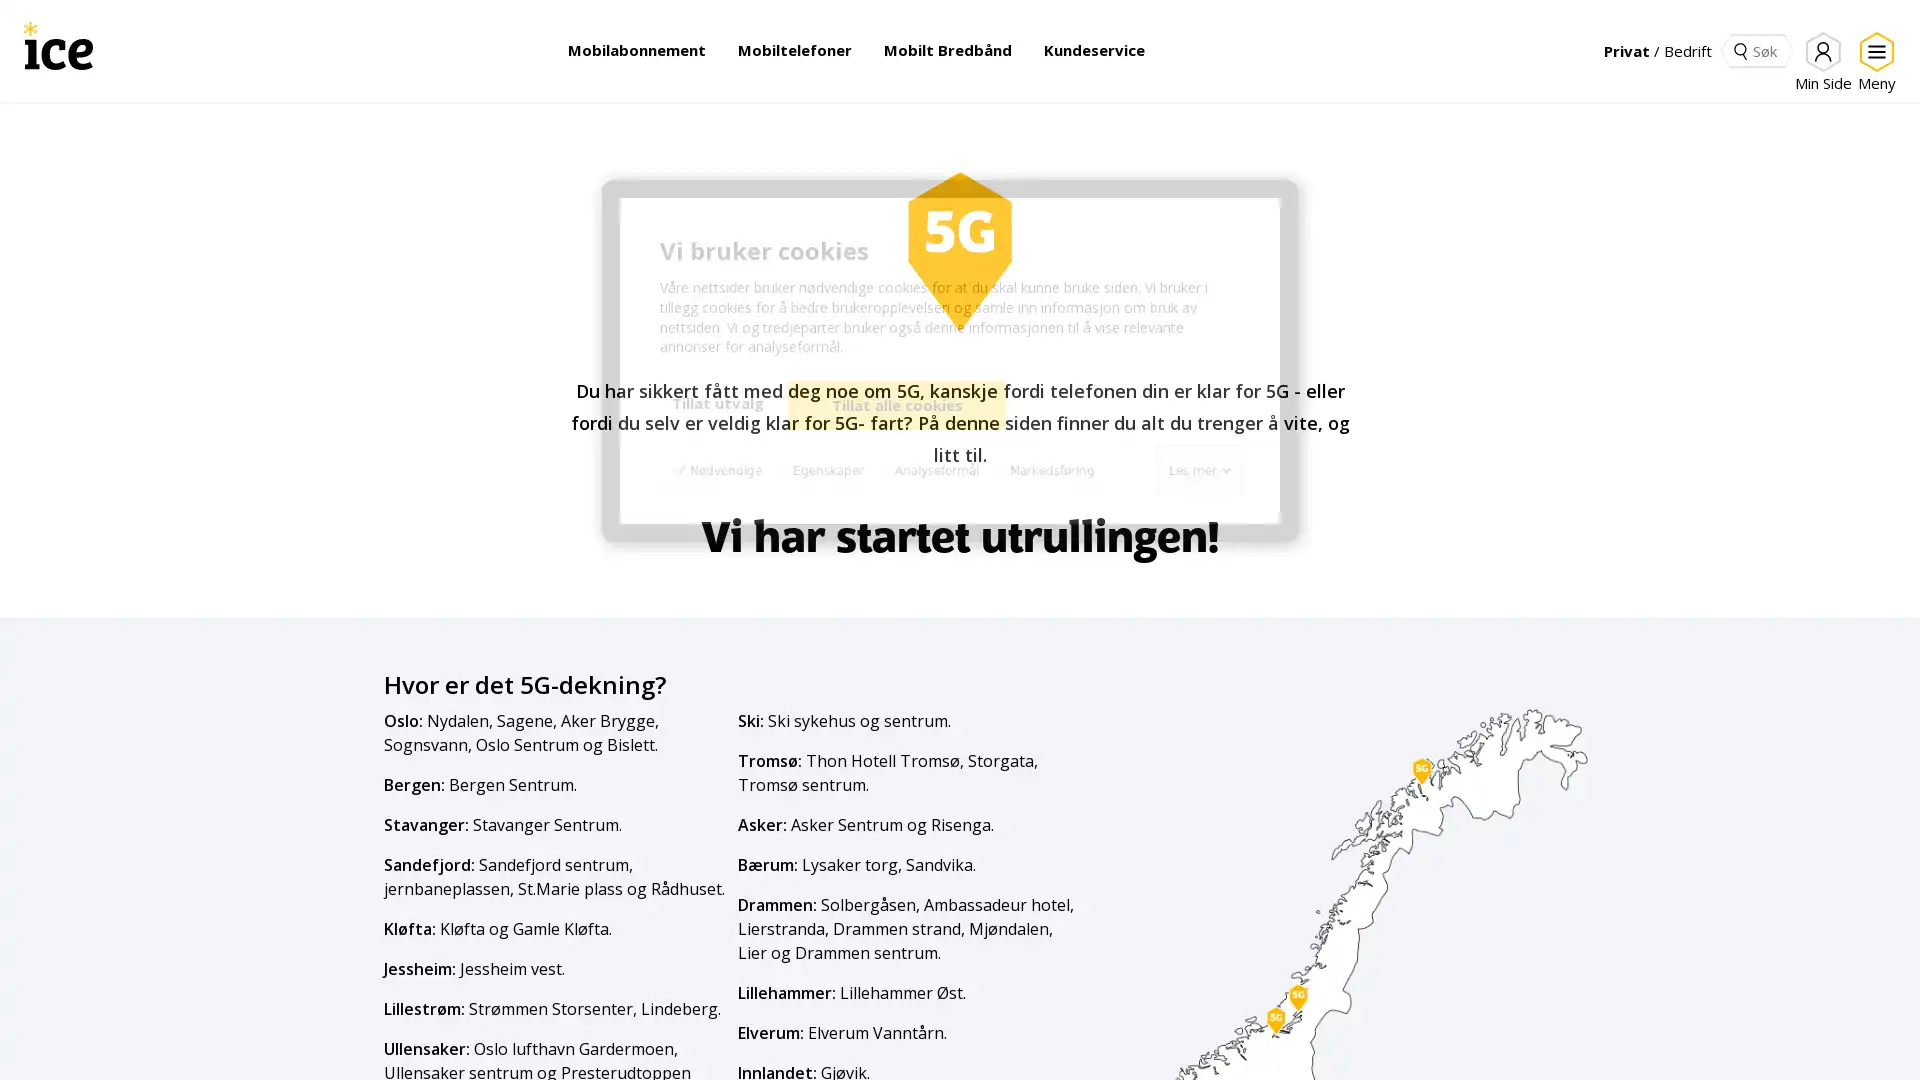  Describe the element at coordinates (1739, 49) in the screenshot. I see `Sk` at that location.